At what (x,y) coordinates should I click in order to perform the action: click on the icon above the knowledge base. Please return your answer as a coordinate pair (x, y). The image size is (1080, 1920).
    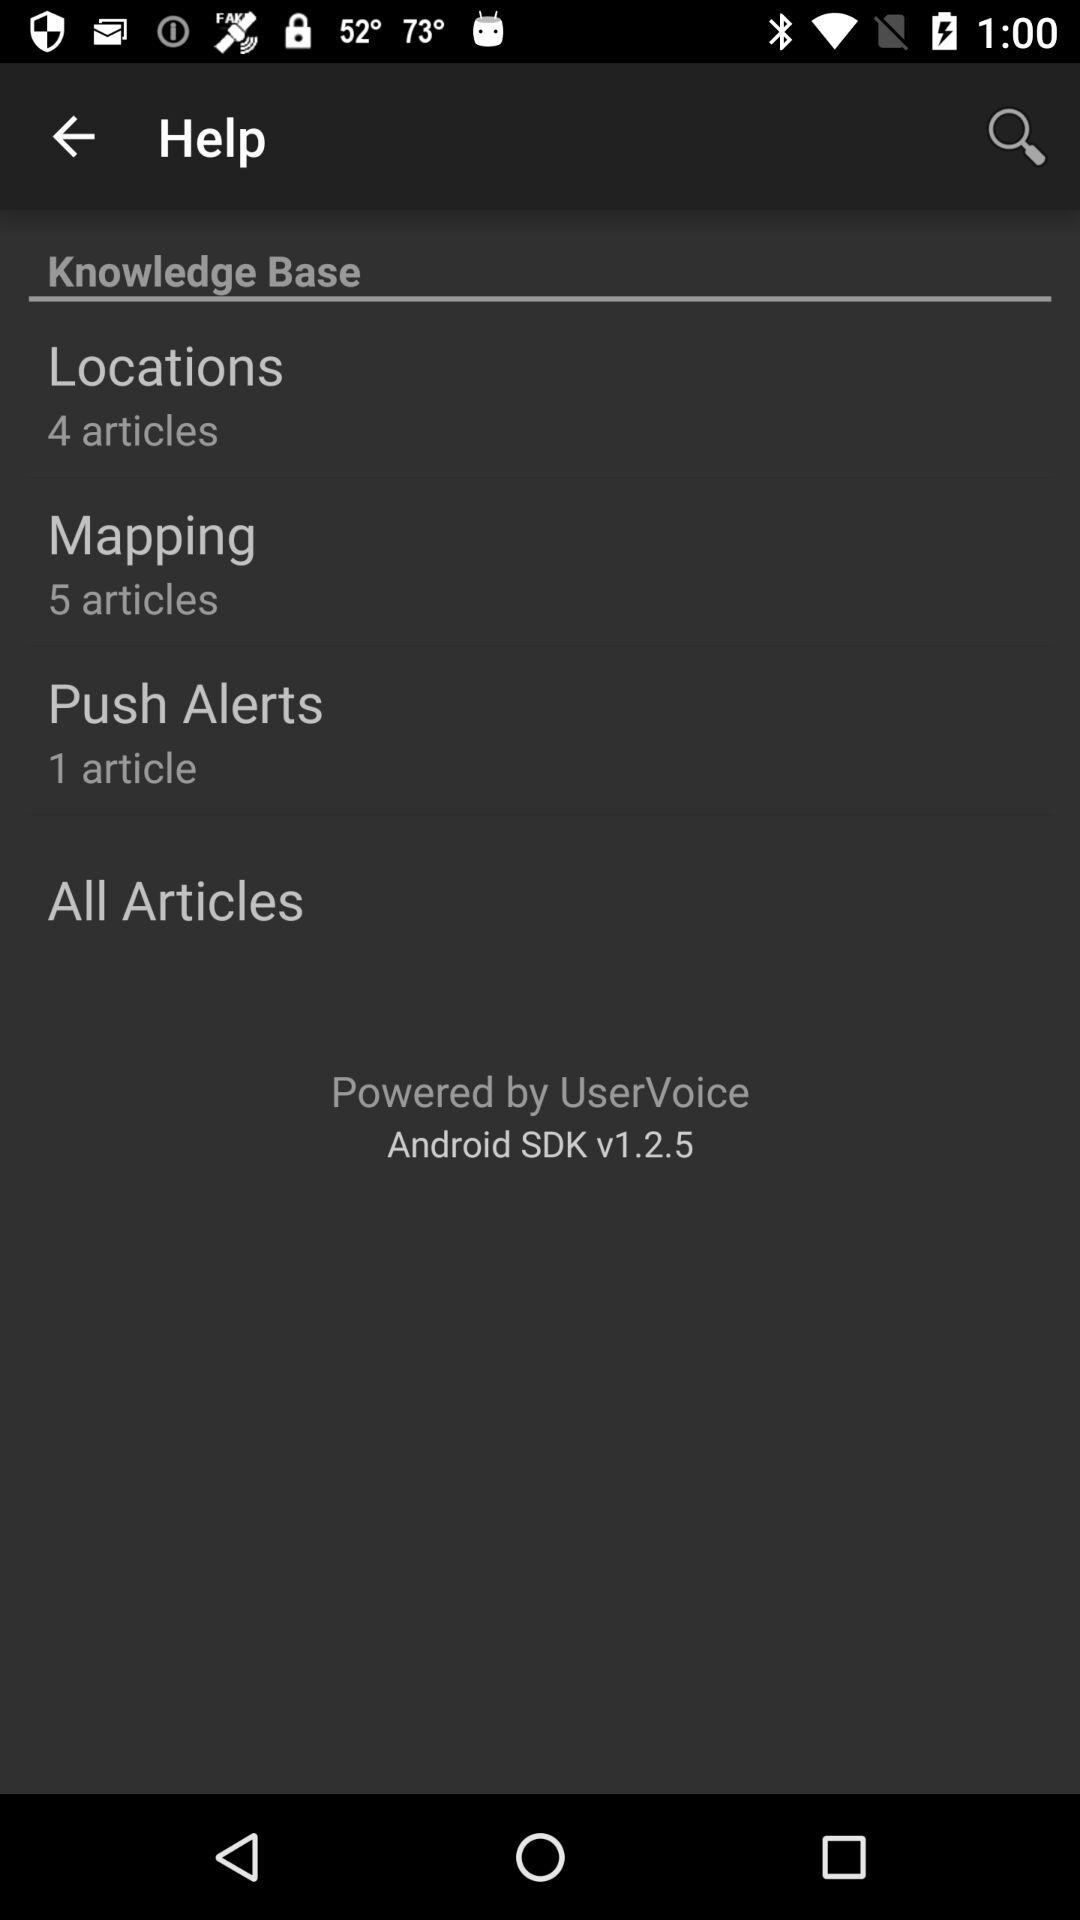
    Looking at the image, I should click on (72, 135).